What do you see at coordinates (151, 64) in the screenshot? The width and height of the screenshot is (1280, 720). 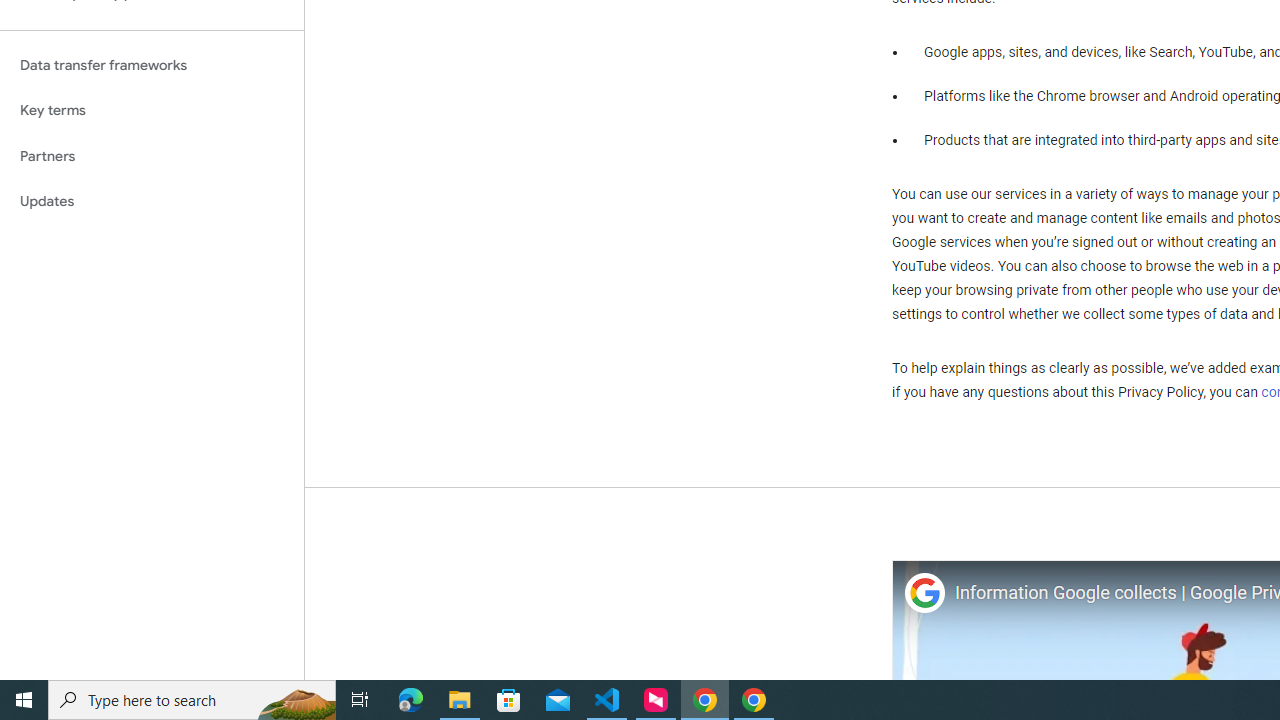 I see `'Data transfer frameworks'` at bounding box center [151, 64].